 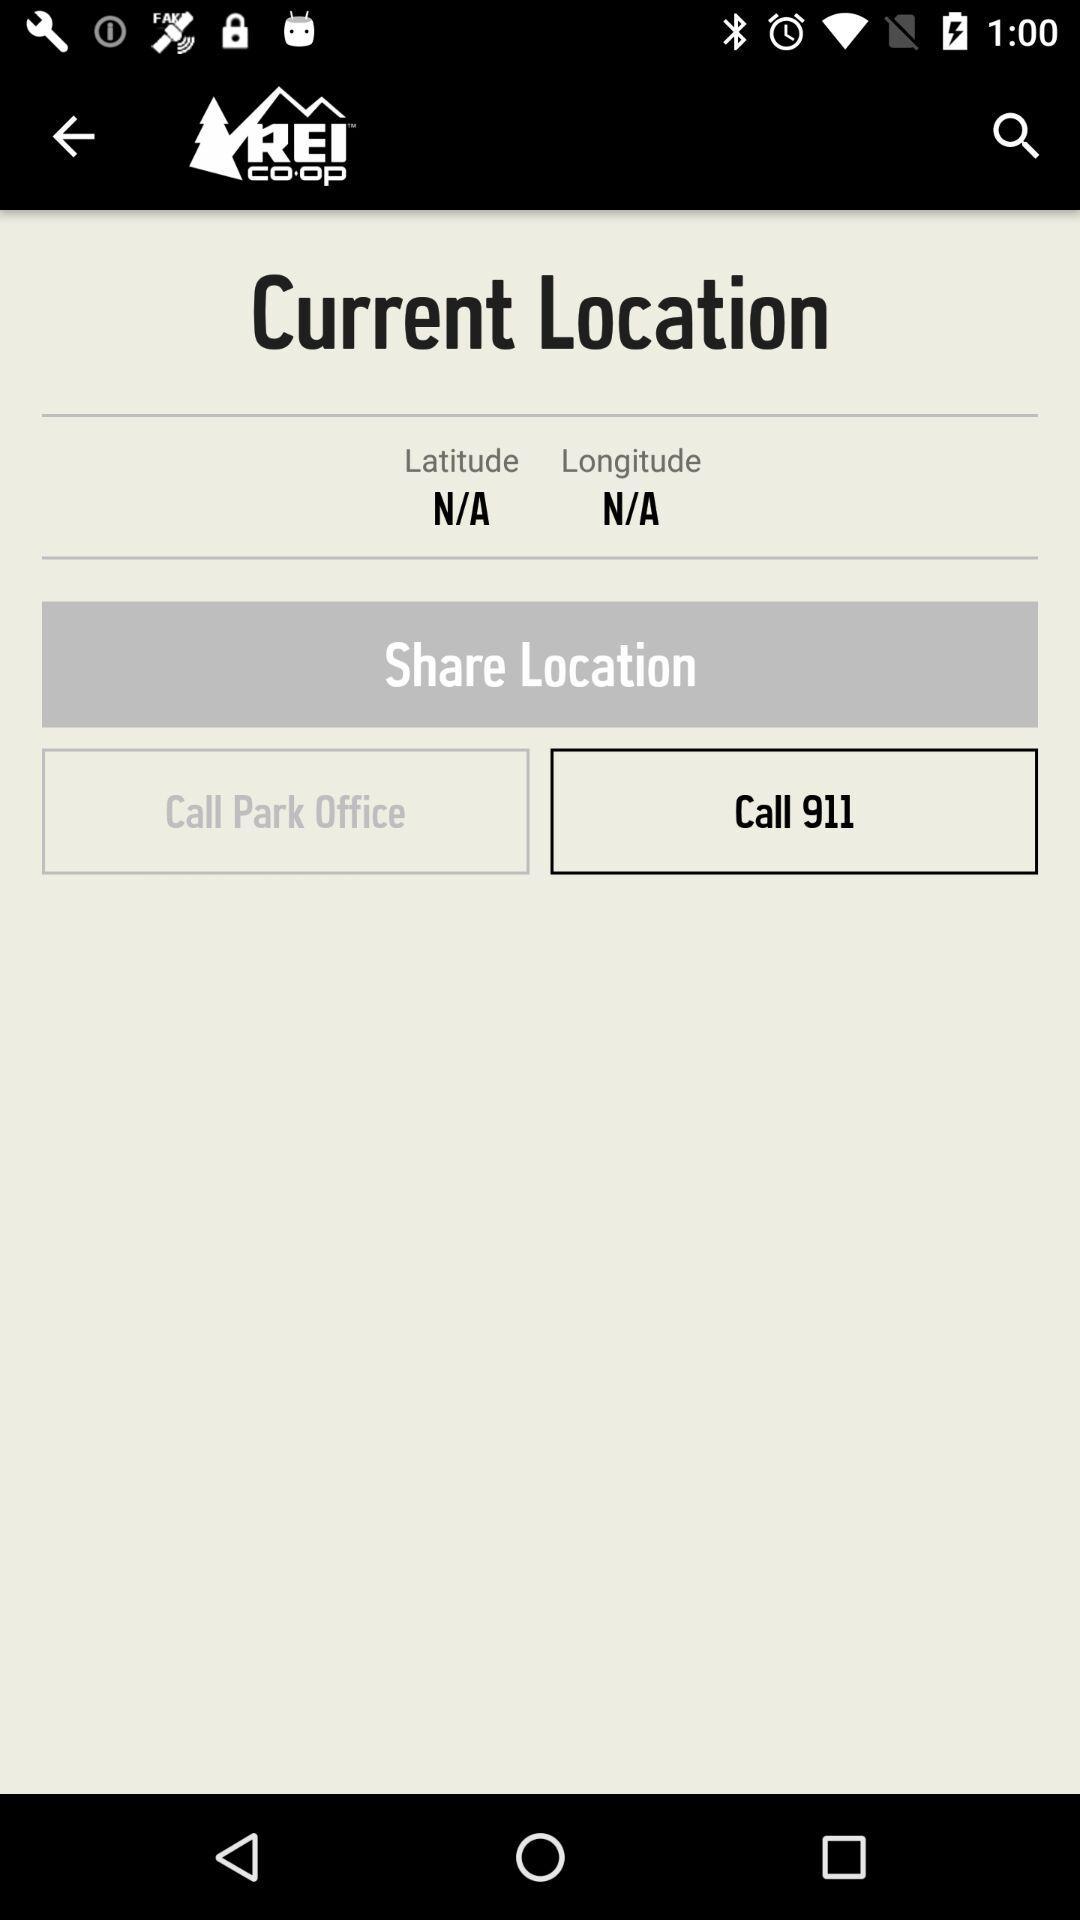 I want to click on the share location, so click(x=540, y=664).